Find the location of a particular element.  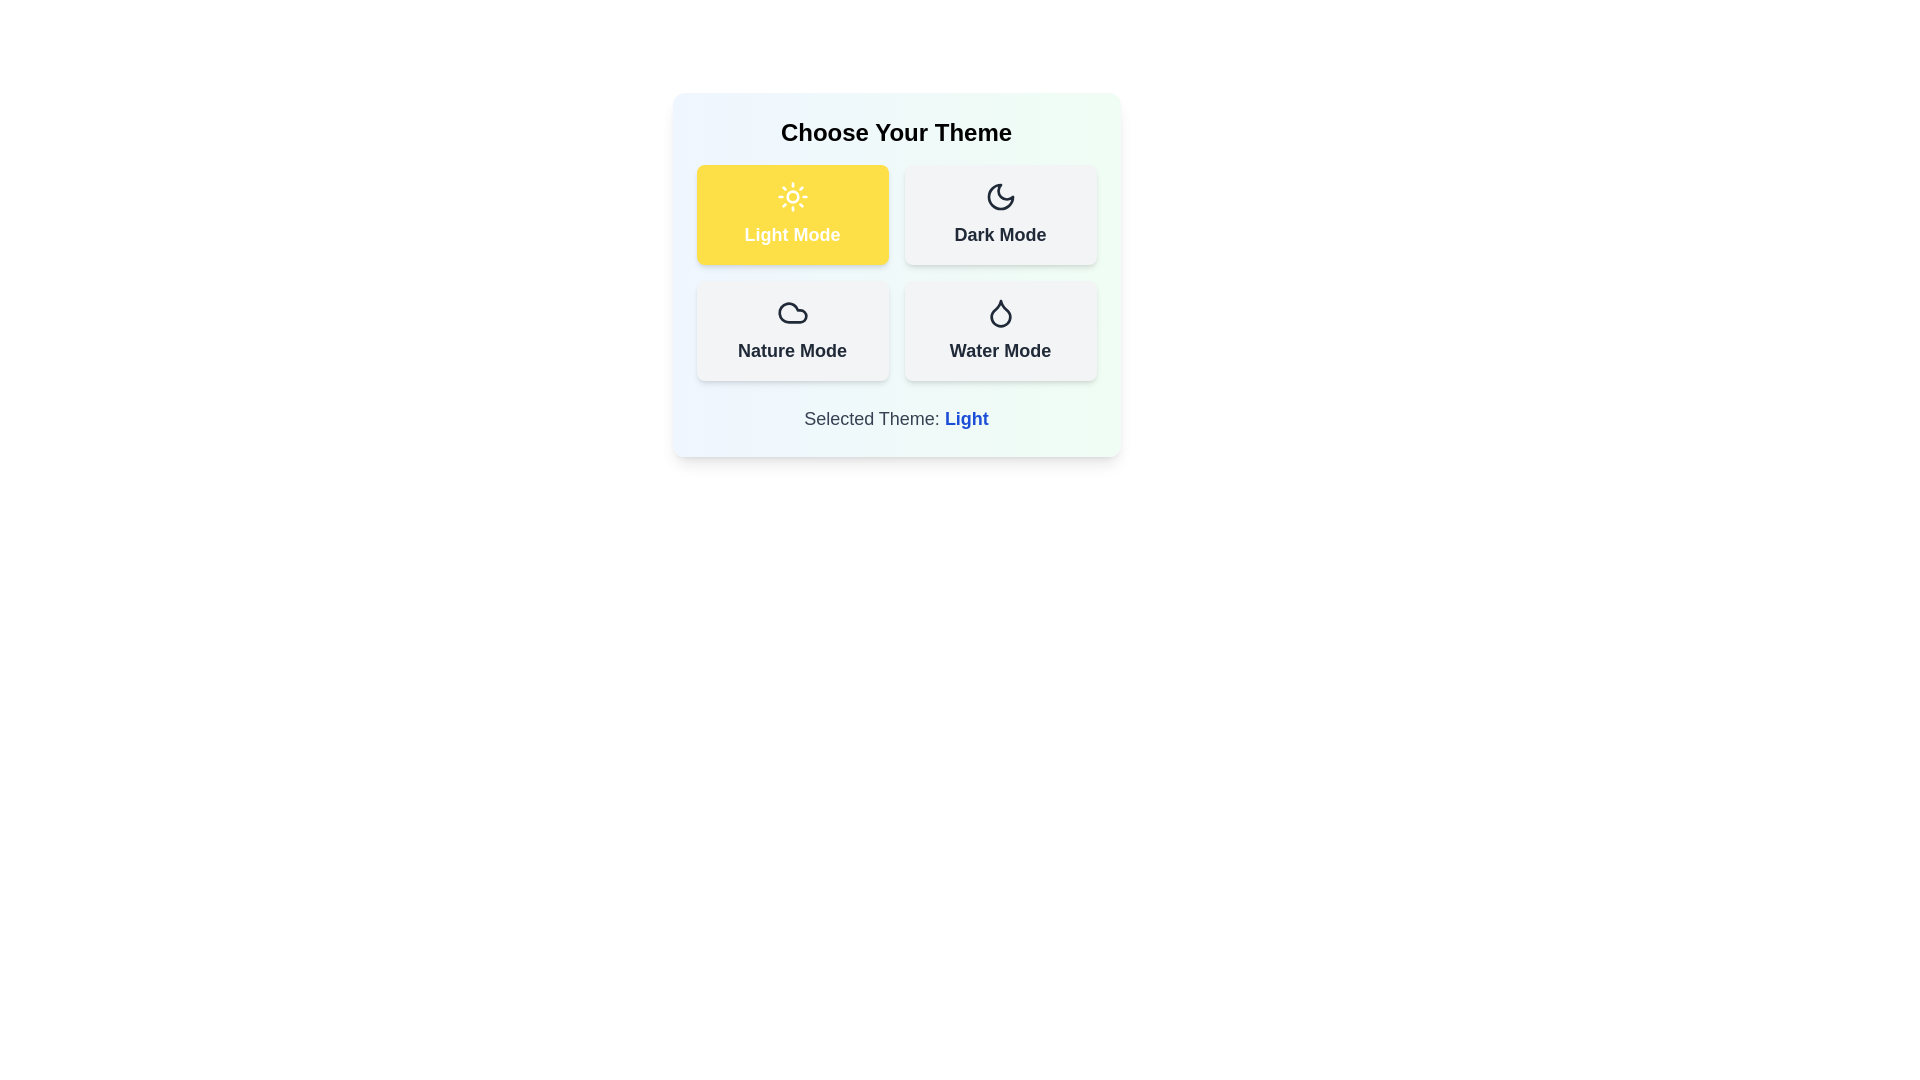

the theme button labeled Water Mode is located at coordinates (1000, 330).